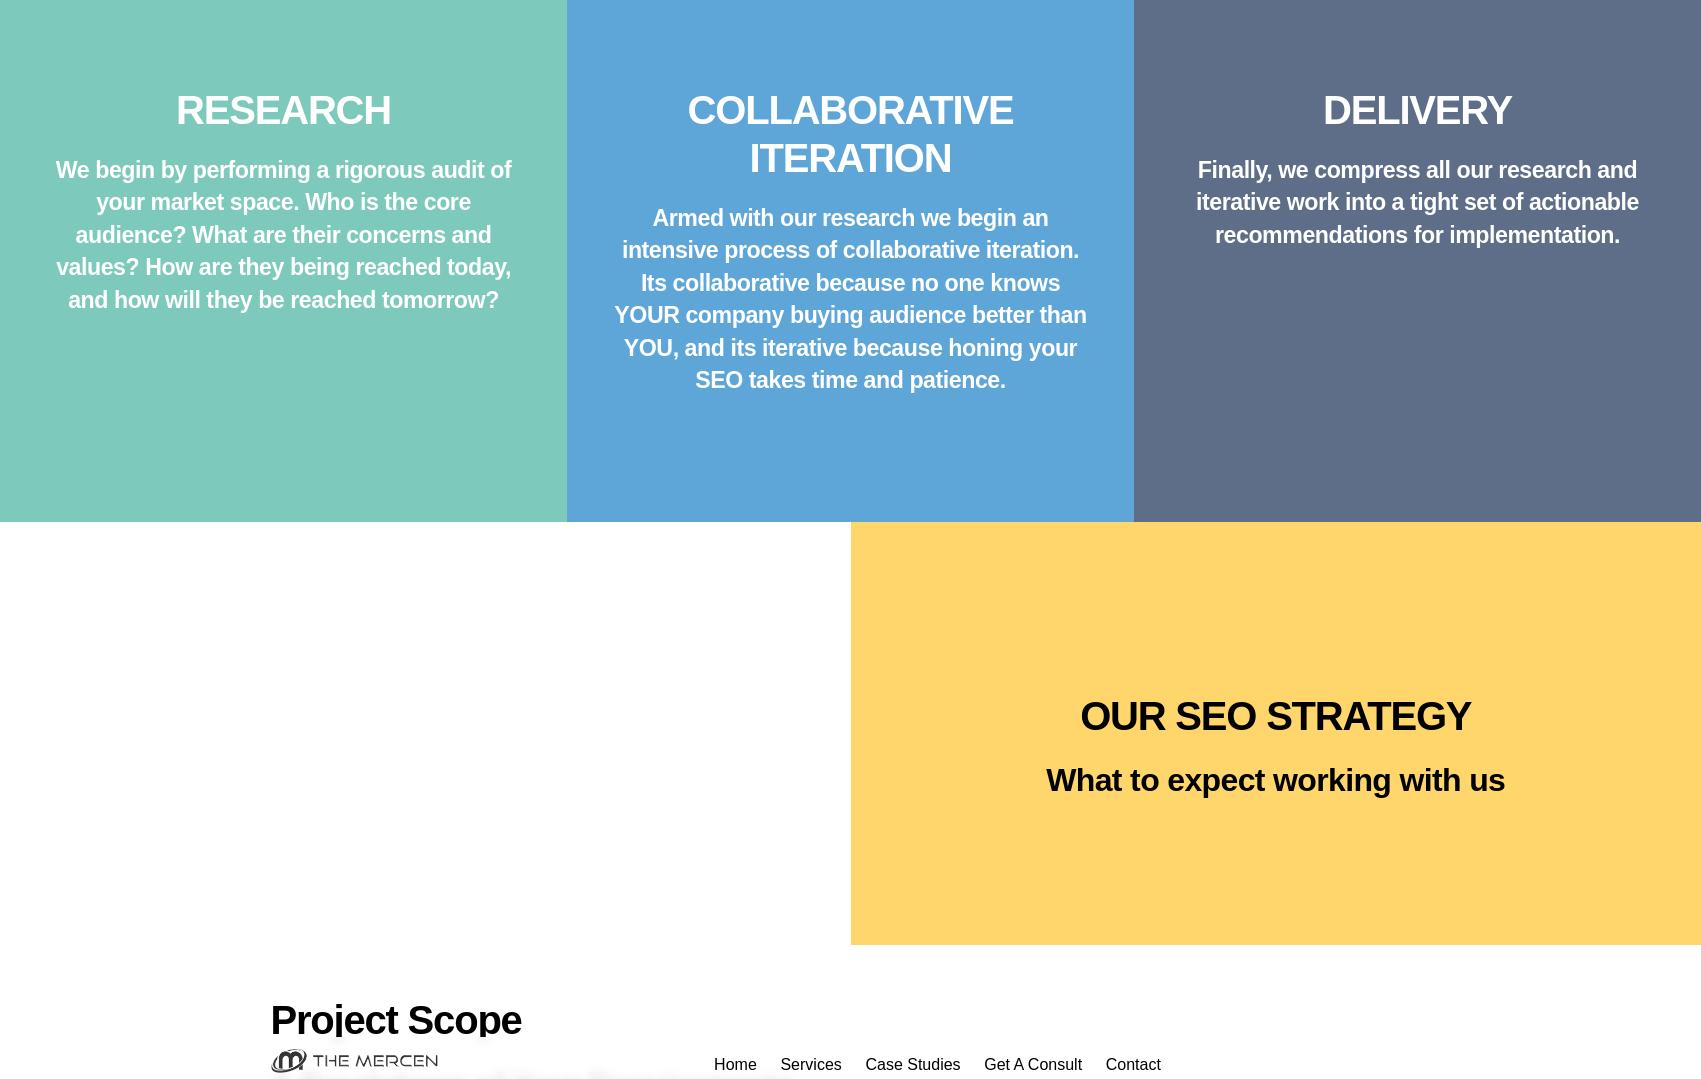  What do you see at coordinates (455, 566) in the screenshot?
I see `'Get Rock-Solid Rankings And Expert Advice Today >>'` at bounding box center [455, 566].